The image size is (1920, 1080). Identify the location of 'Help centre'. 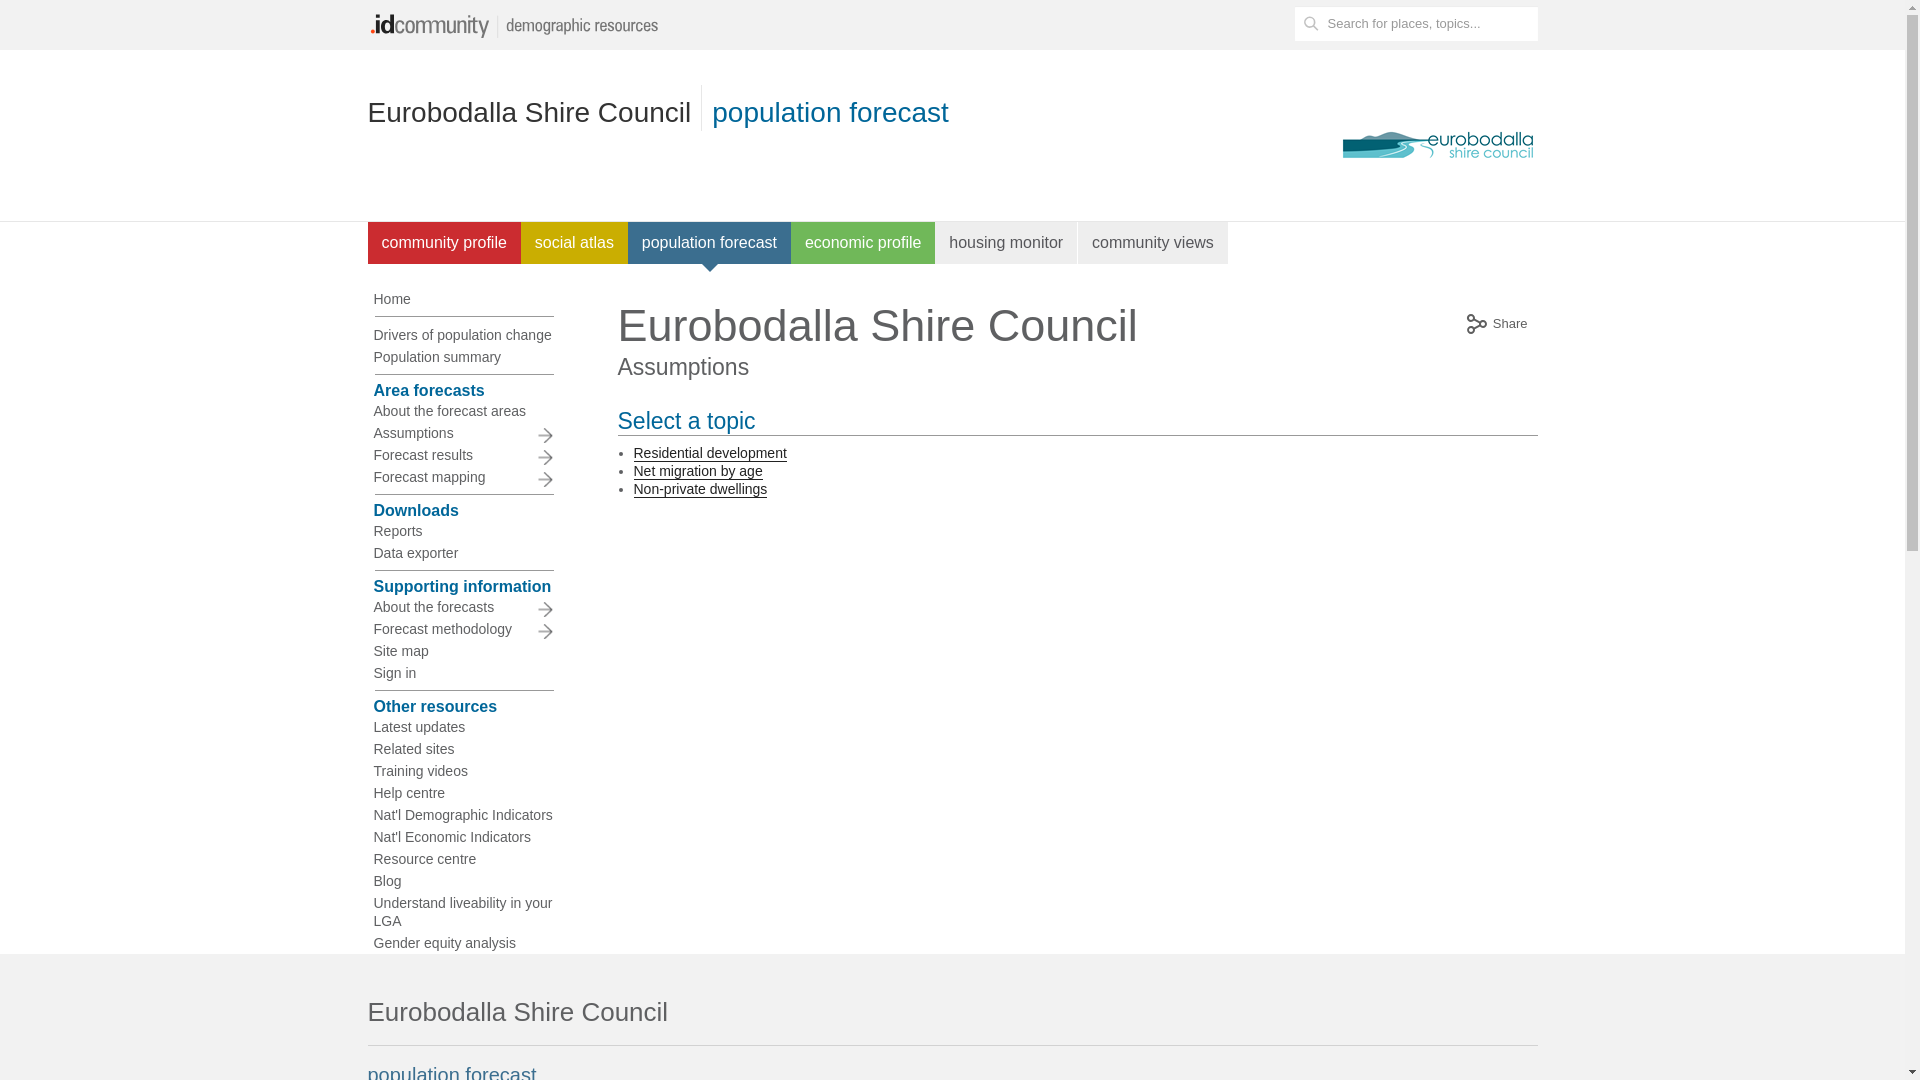
(368, 792).